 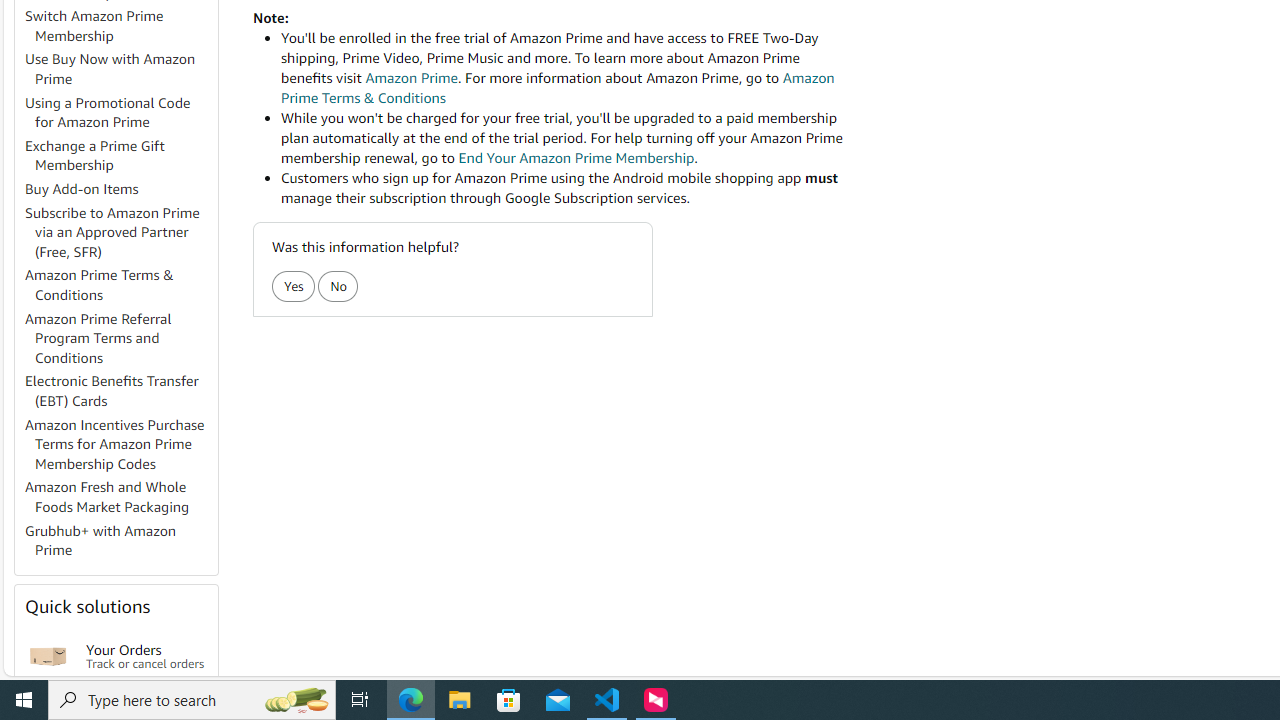 What do you see at coordinates (119, 496) in the screenshot?
I see `'Amazon Fresh and Whole Foods Market Packaging'` at bounding box center [119, 496].